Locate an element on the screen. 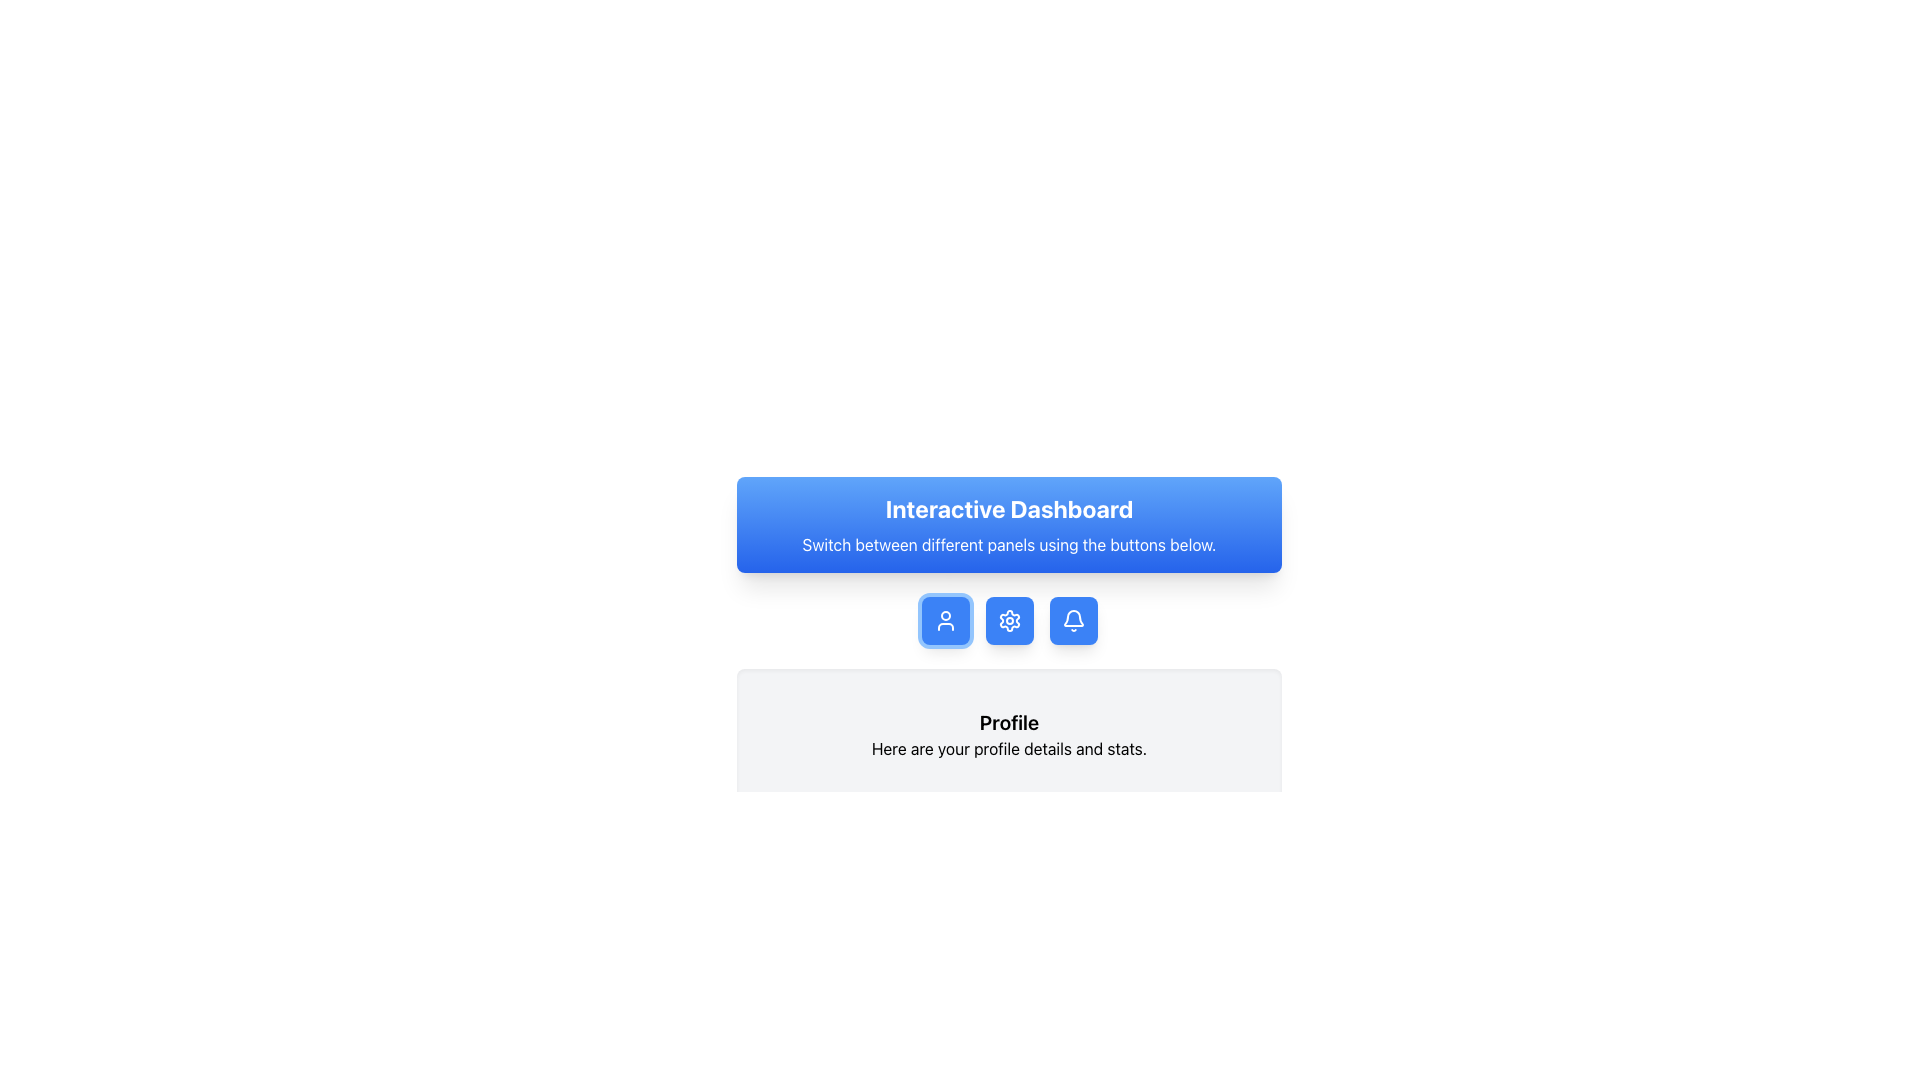 The width and height of the screenshot is (1920, 1080). the middle Icon button located in the horizontal row under 'Interactive Dashboard' is located at coordinates (1009, 620).